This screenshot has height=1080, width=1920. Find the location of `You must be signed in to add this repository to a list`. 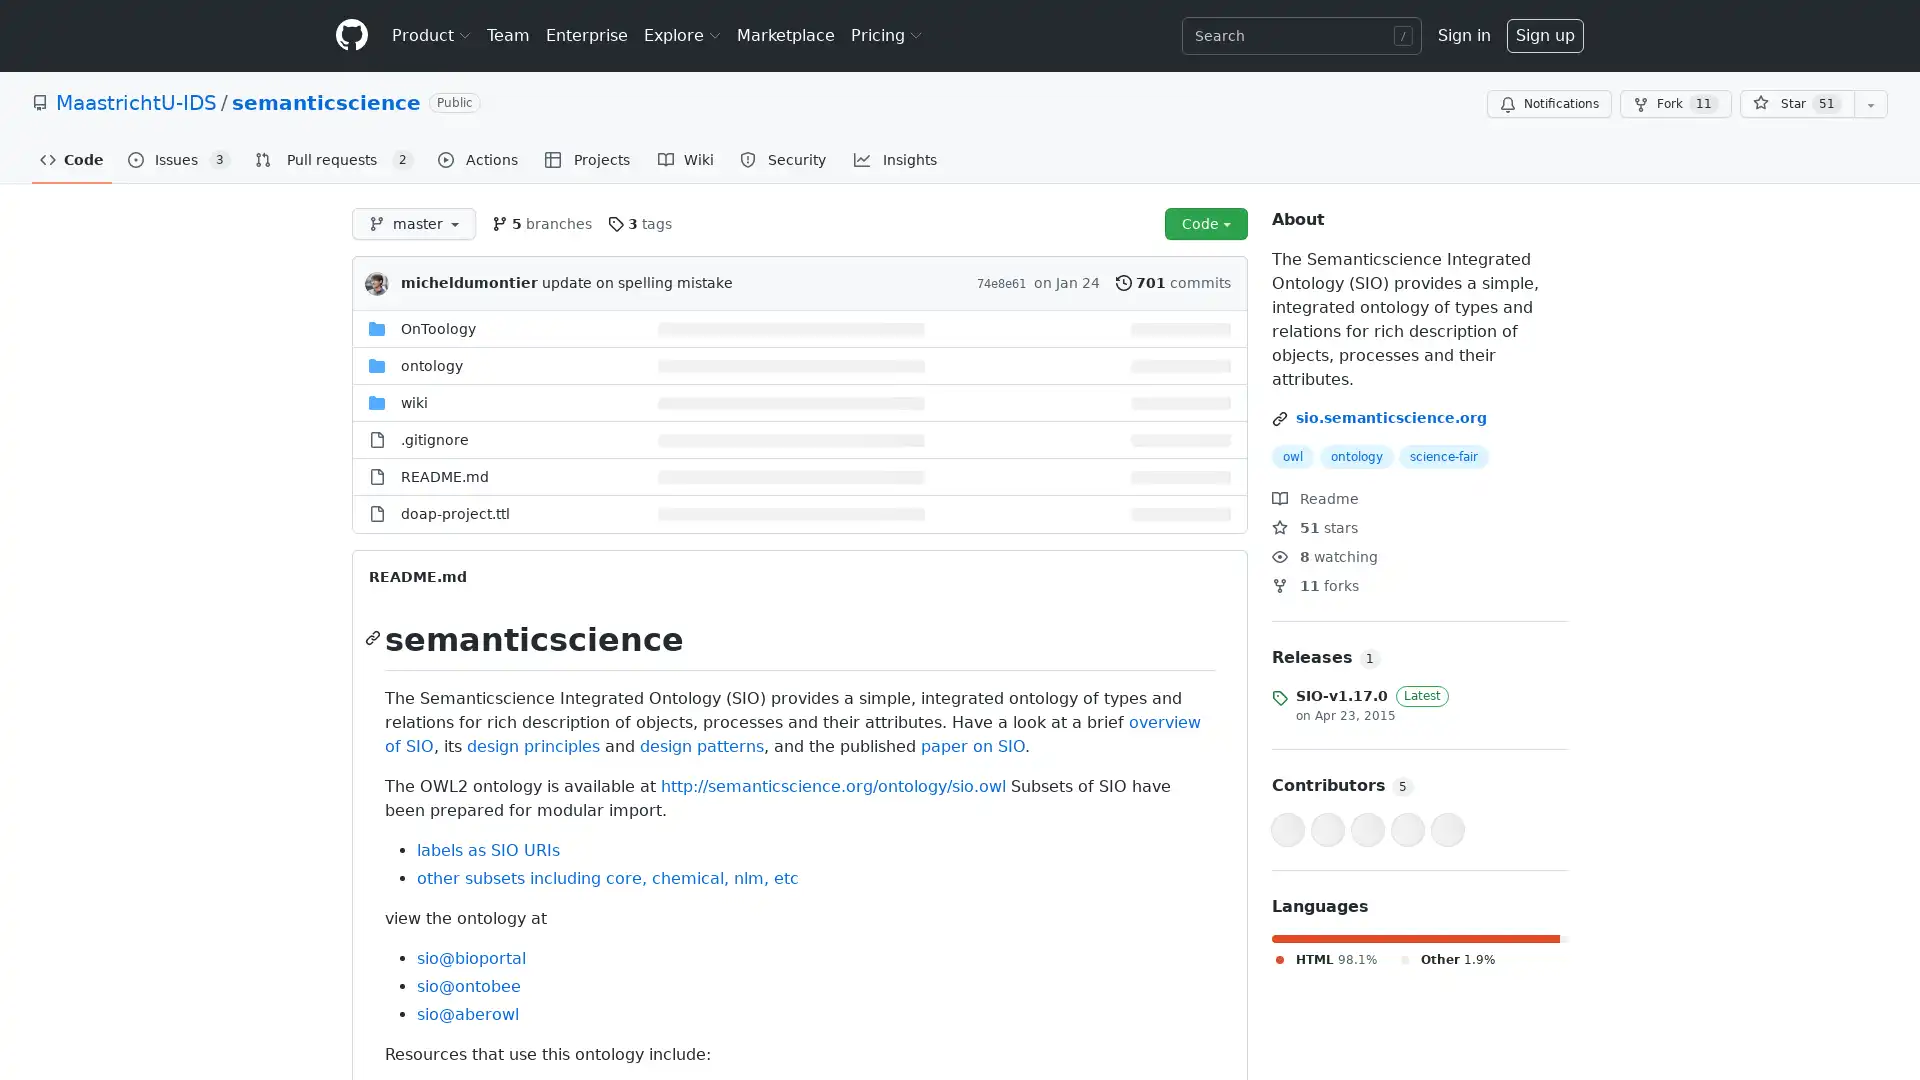

You must be signed in to add this repository to a list is located at coordinates (1870, 104).